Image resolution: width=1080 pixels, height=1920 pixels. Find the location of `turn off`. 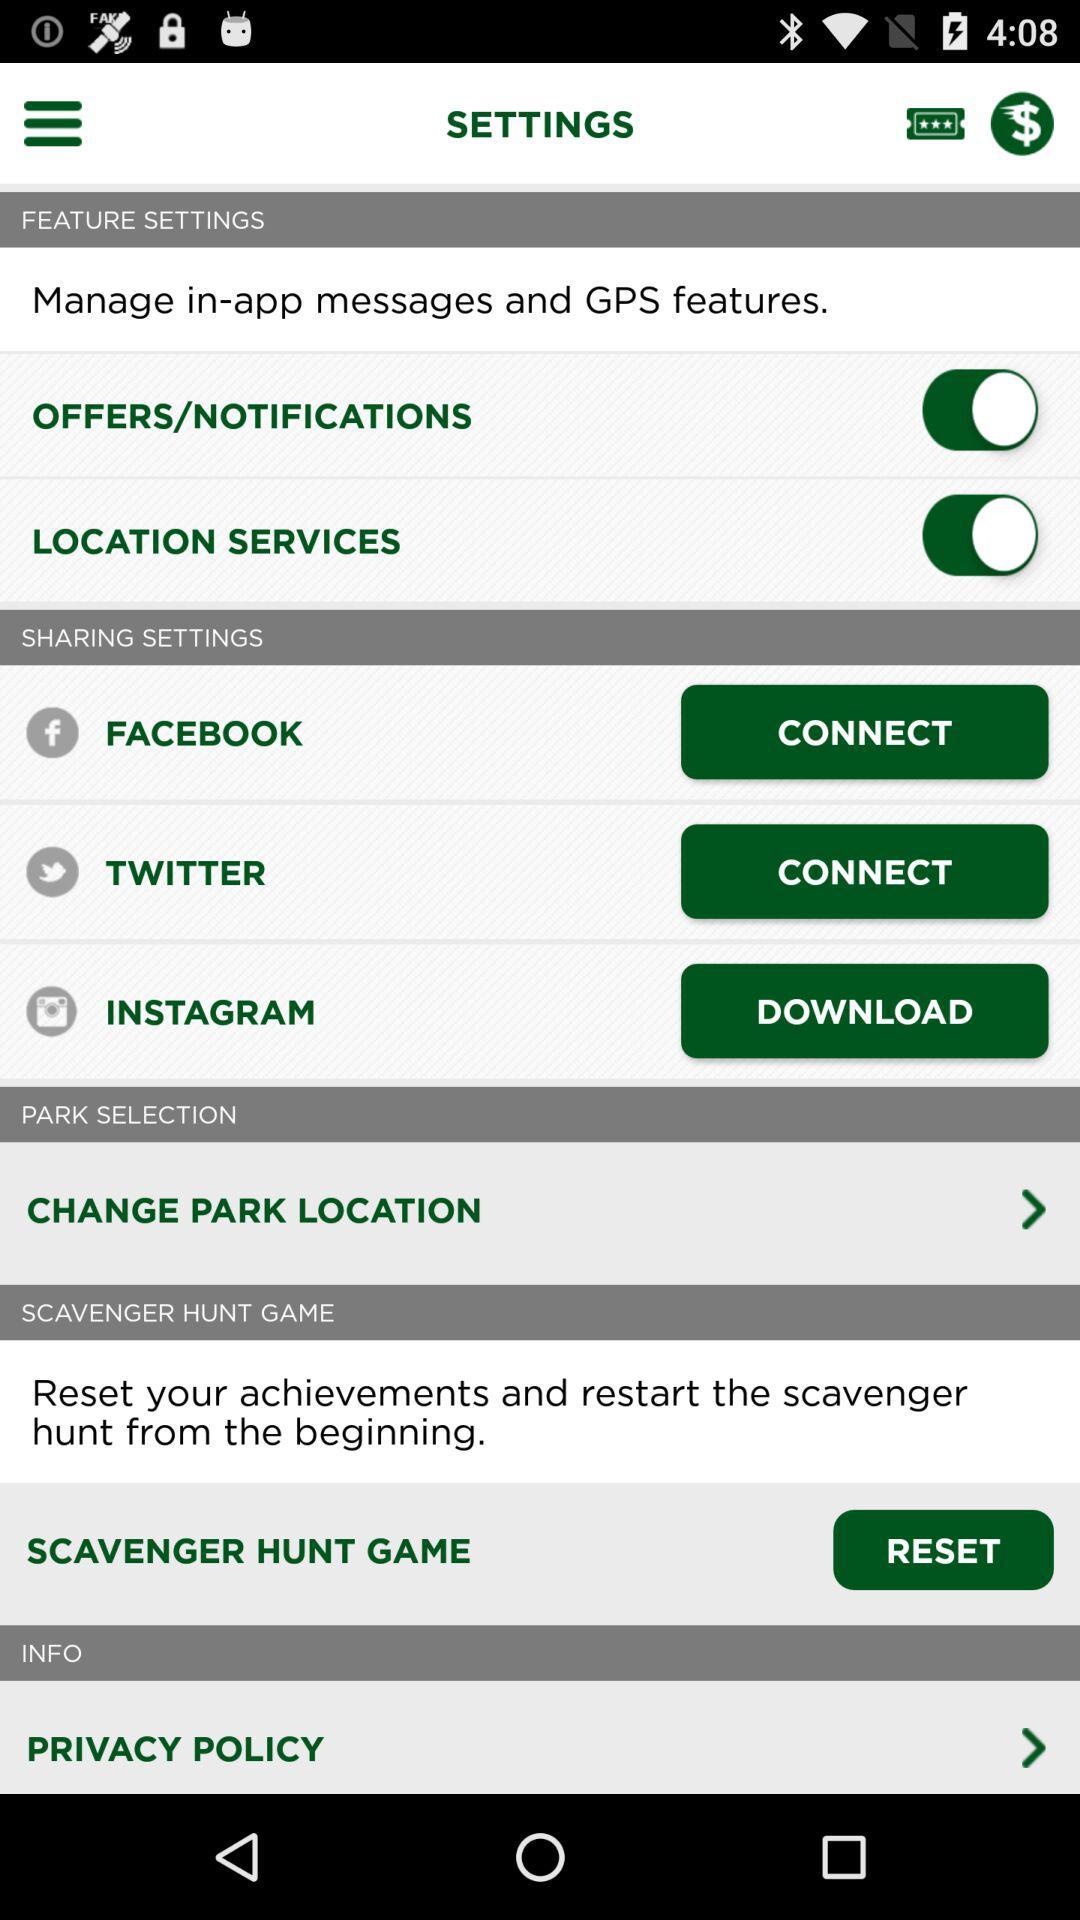

turn off is located at coordinates (987, 414).